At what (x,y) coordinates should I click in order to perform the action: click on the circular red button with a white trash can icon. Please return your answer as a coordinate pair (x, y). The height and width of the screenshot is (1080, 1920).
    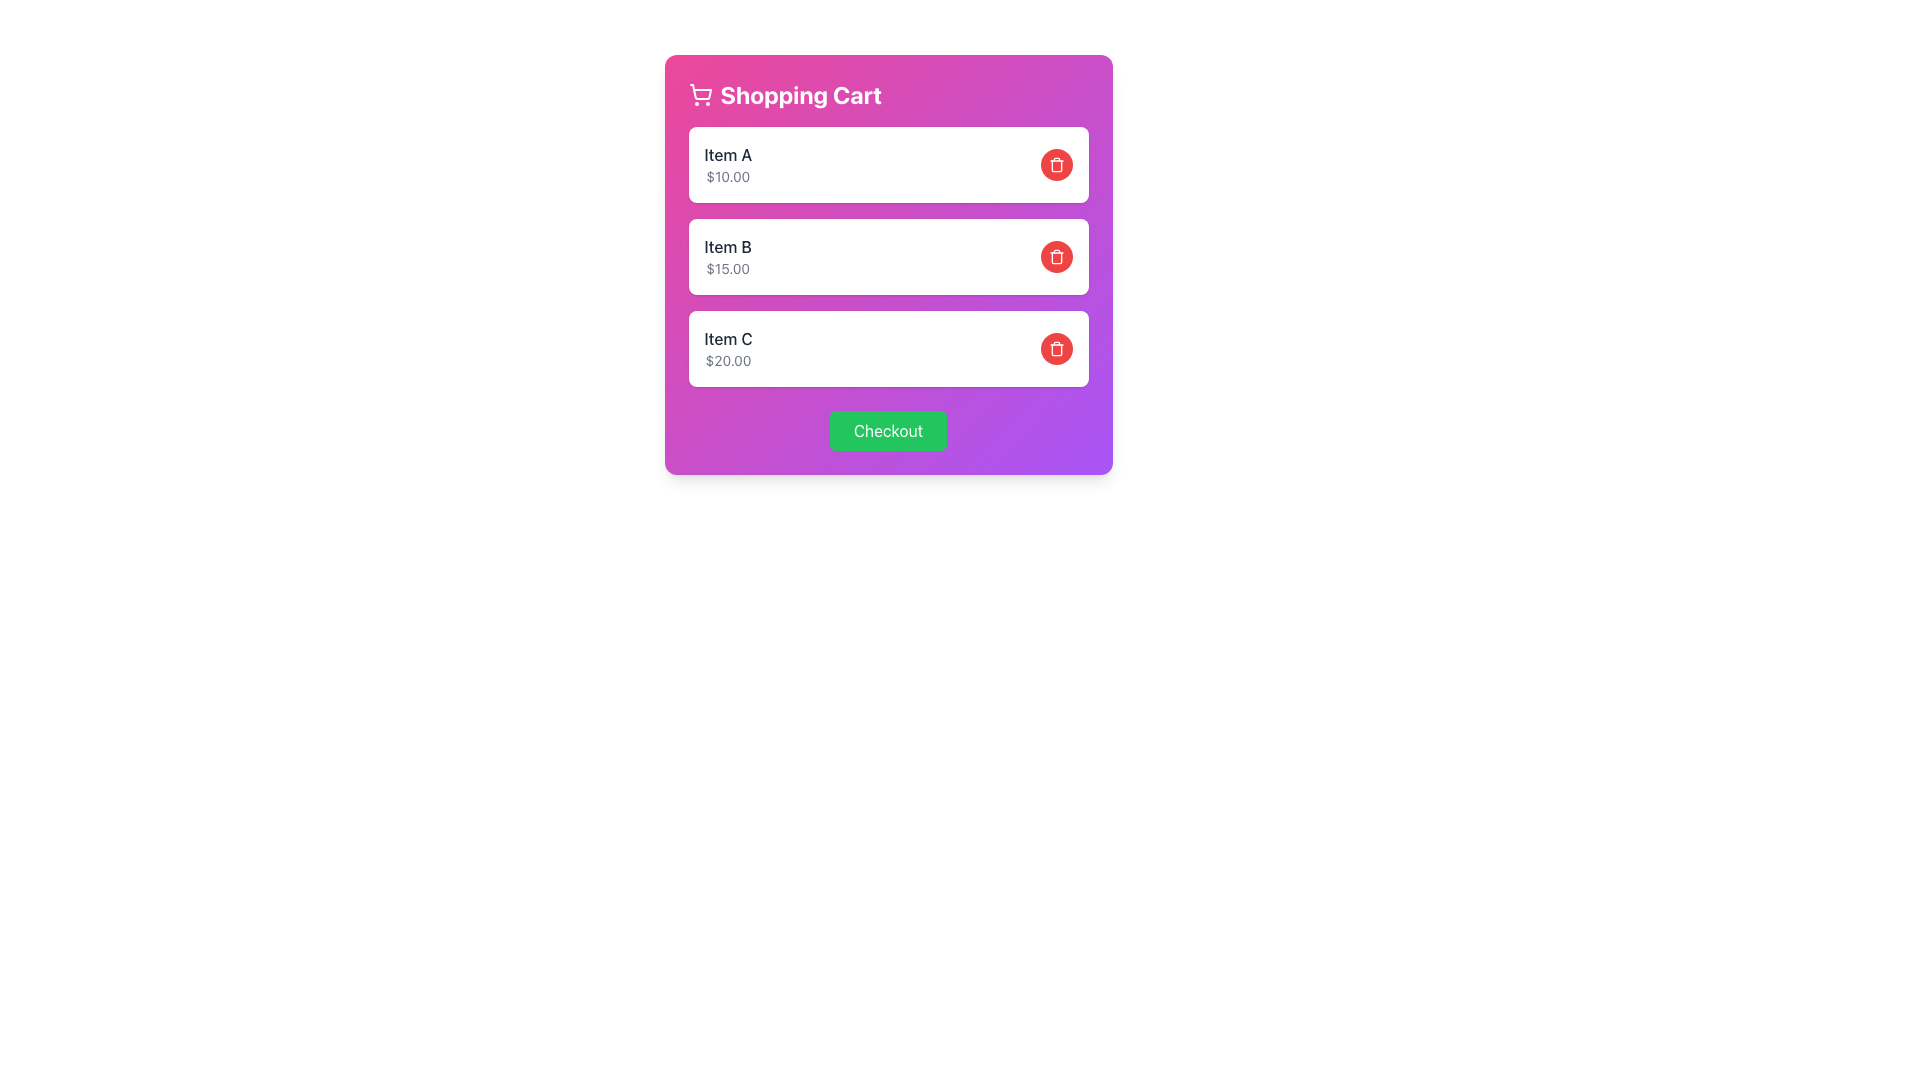
    Looking at the image, I should click on (1055, 347).